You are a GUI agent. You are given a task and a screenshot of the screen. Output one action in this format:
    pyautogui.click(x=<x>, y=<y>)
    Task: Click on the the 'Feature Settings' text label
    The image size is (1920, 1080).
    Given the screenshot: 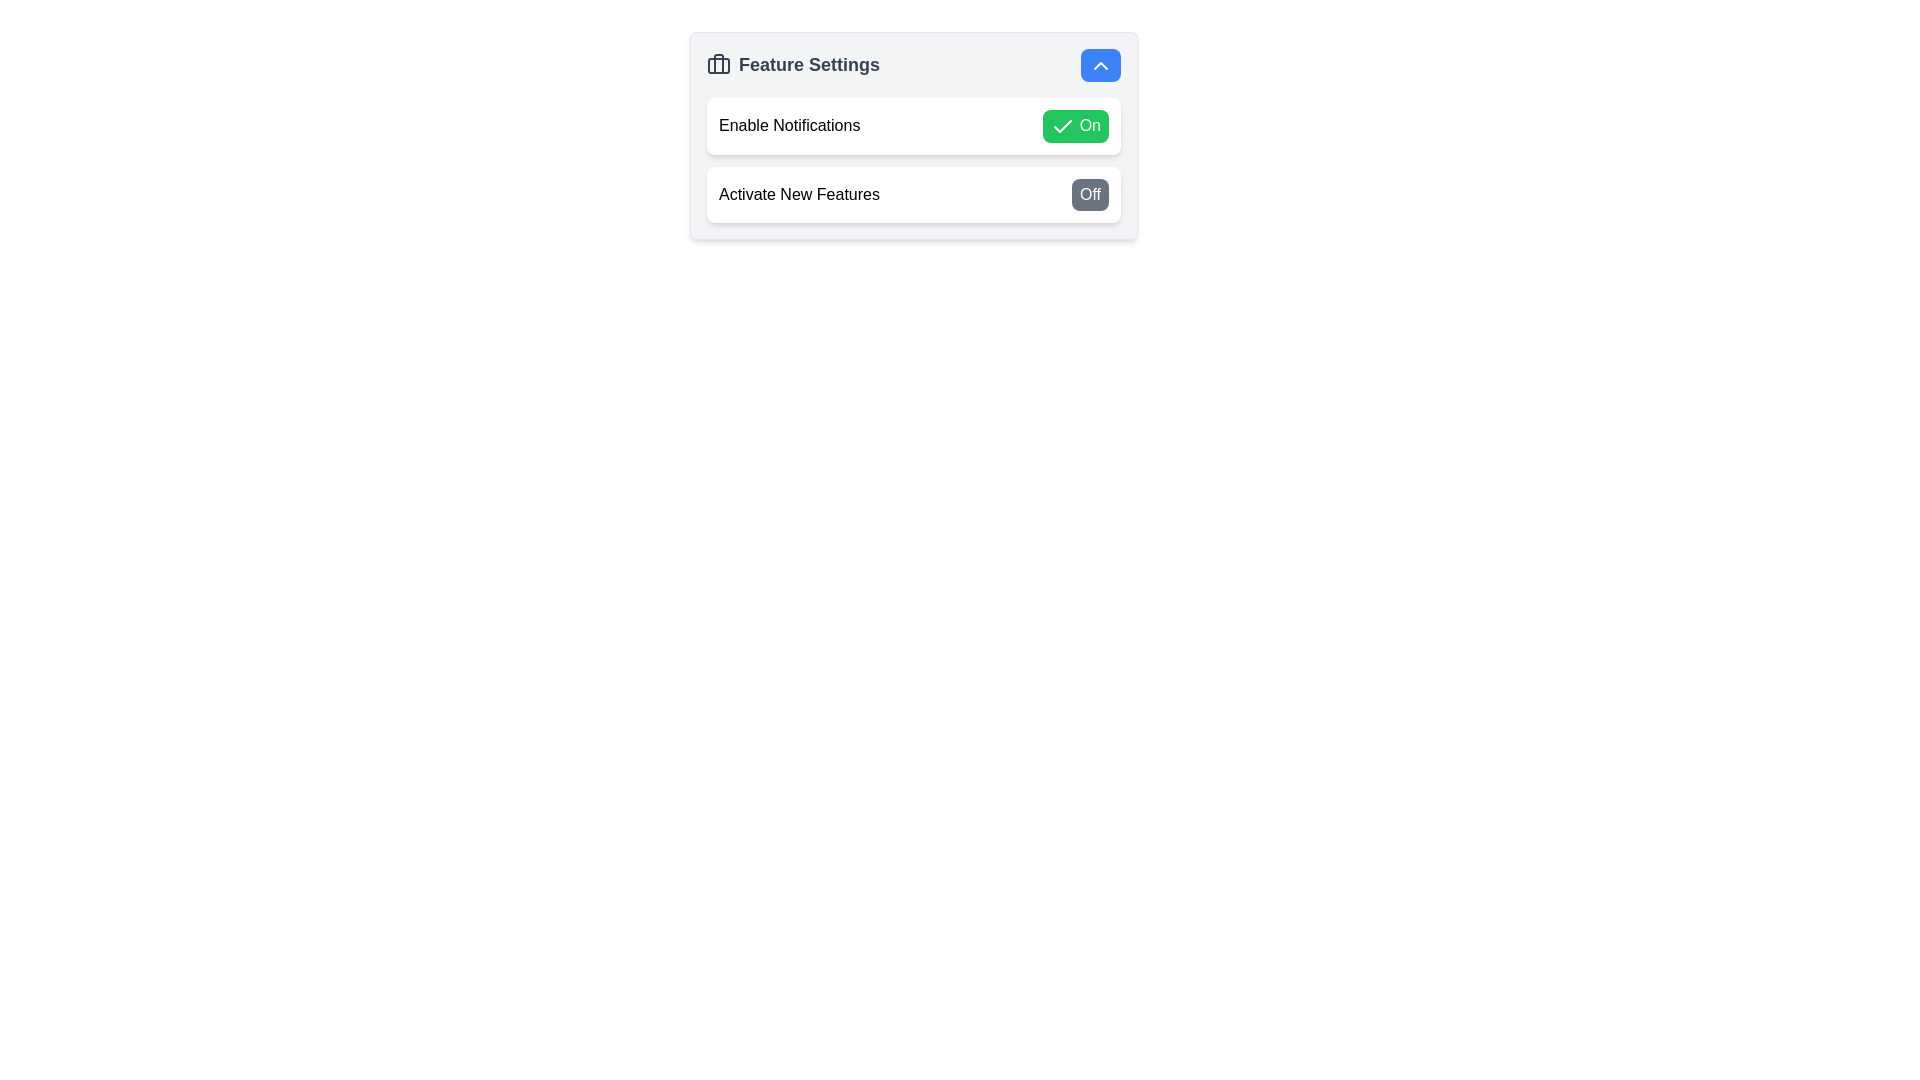 What is the action you would take?
    pyautogui.click(x=792, y=64)
    